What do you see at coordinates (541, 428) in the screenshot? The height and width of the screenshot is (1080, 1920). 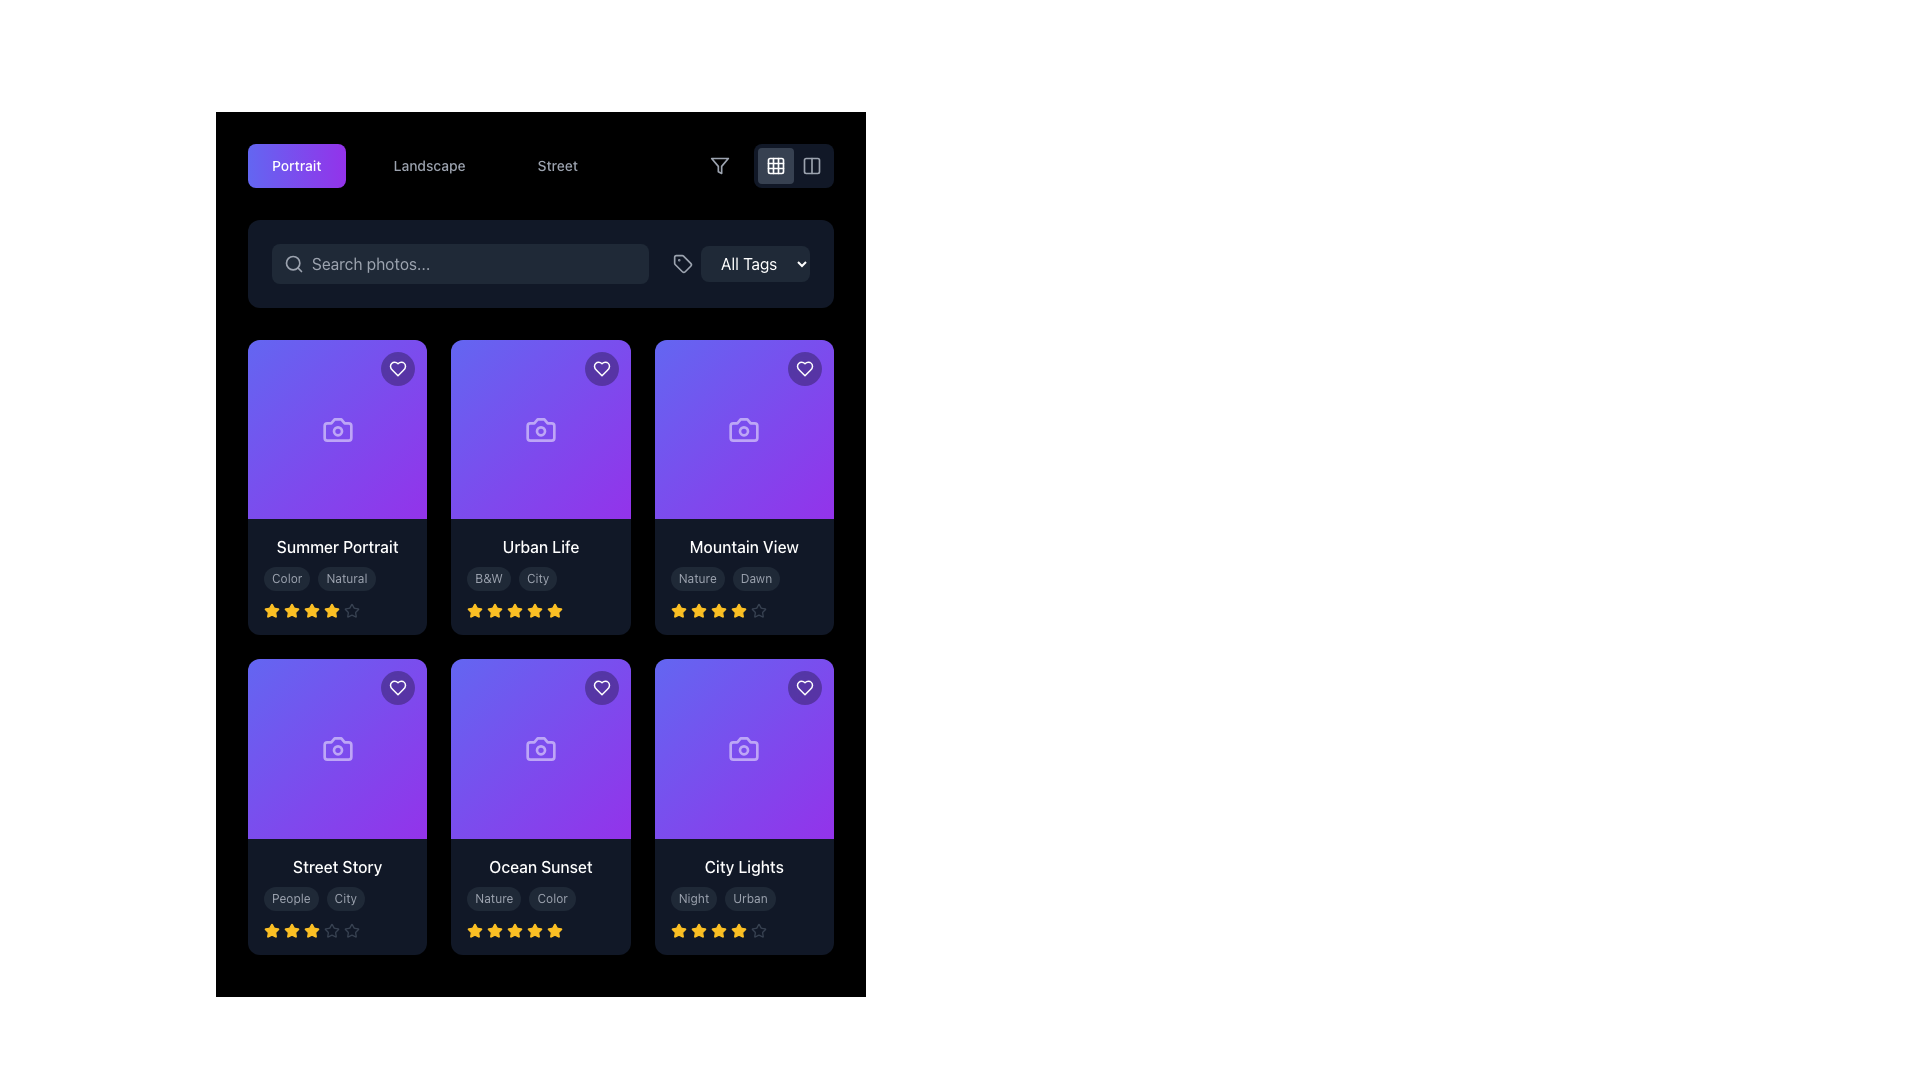 I see `the Decorative Icon that represents the absence of a photograph in the 'Urban Life' card, which is the second card in the first row of the grid layout` at bounding box center [541, 428].